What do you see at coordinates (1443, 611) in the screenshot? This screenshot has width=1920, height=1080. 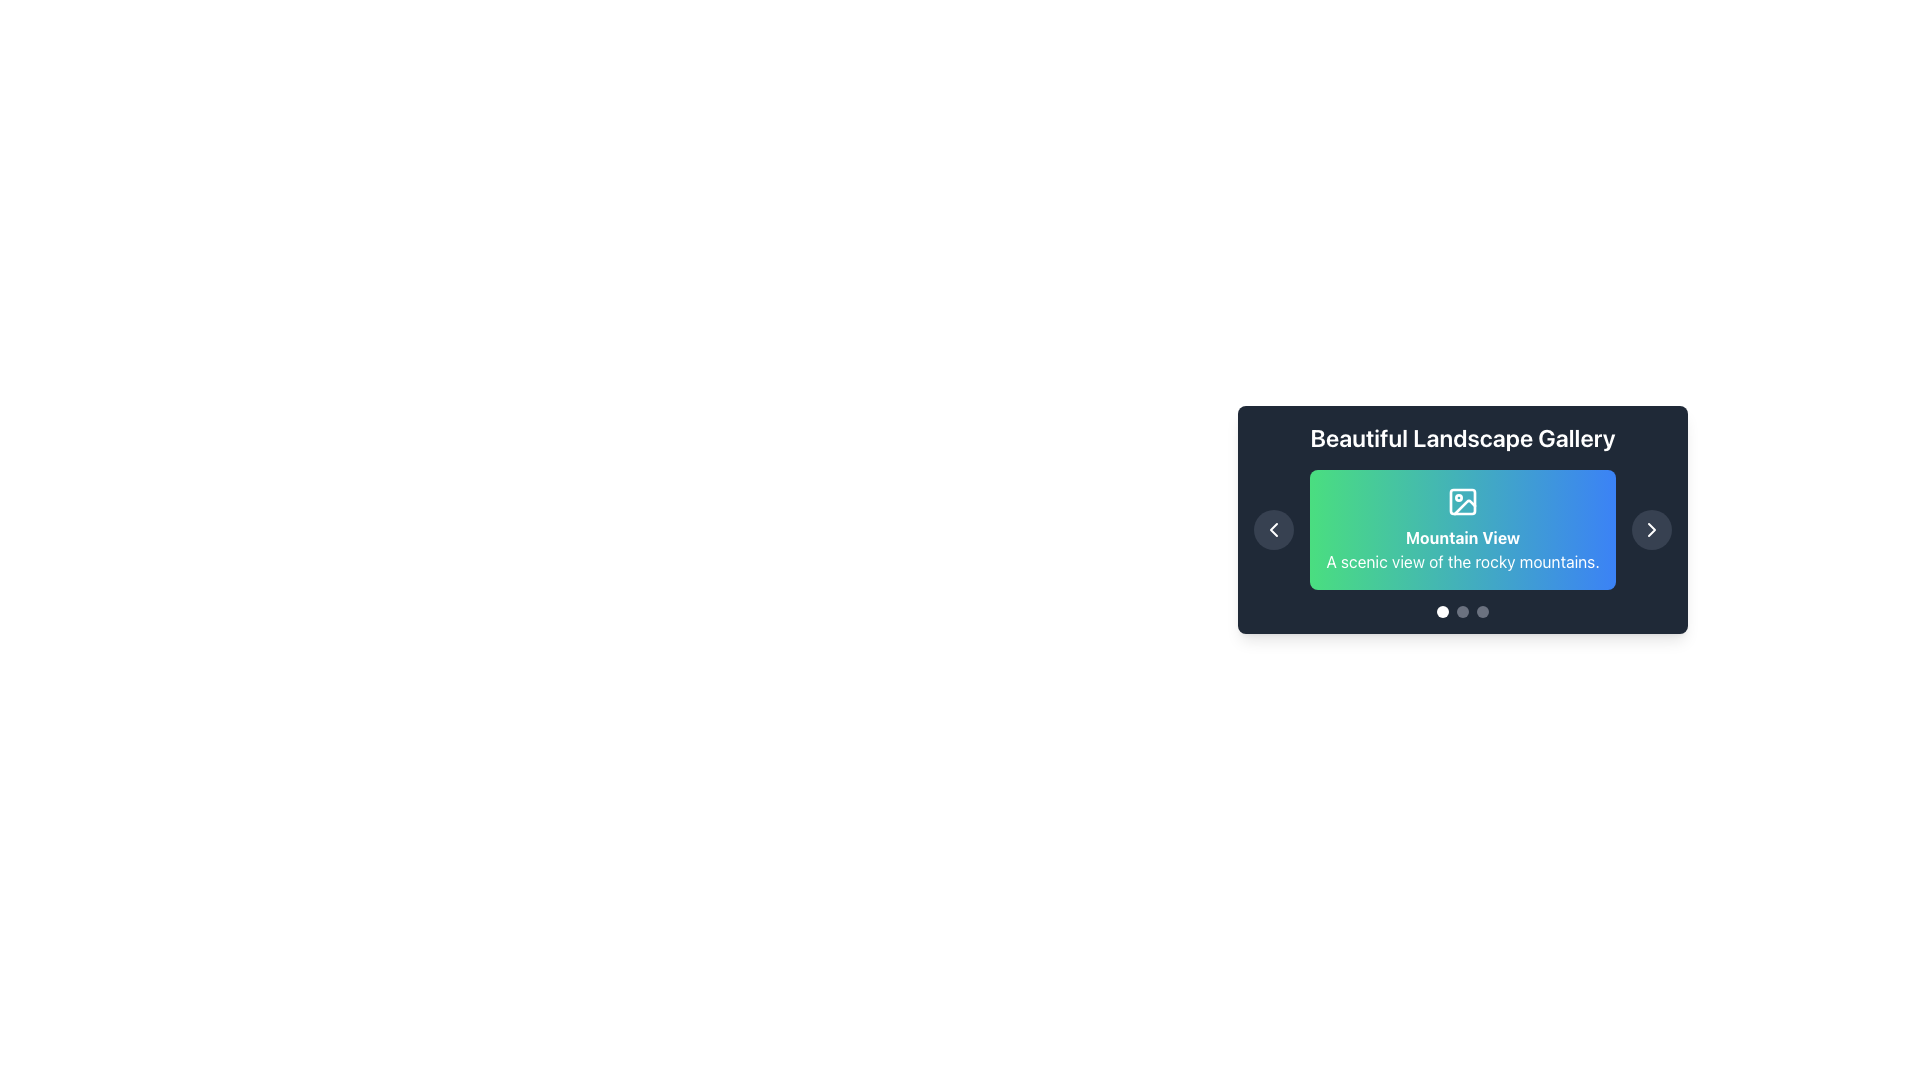 I see `the small circular indicator with a white background, which is the first in a row of three similar indicators` at bounding box center [1443, 611].